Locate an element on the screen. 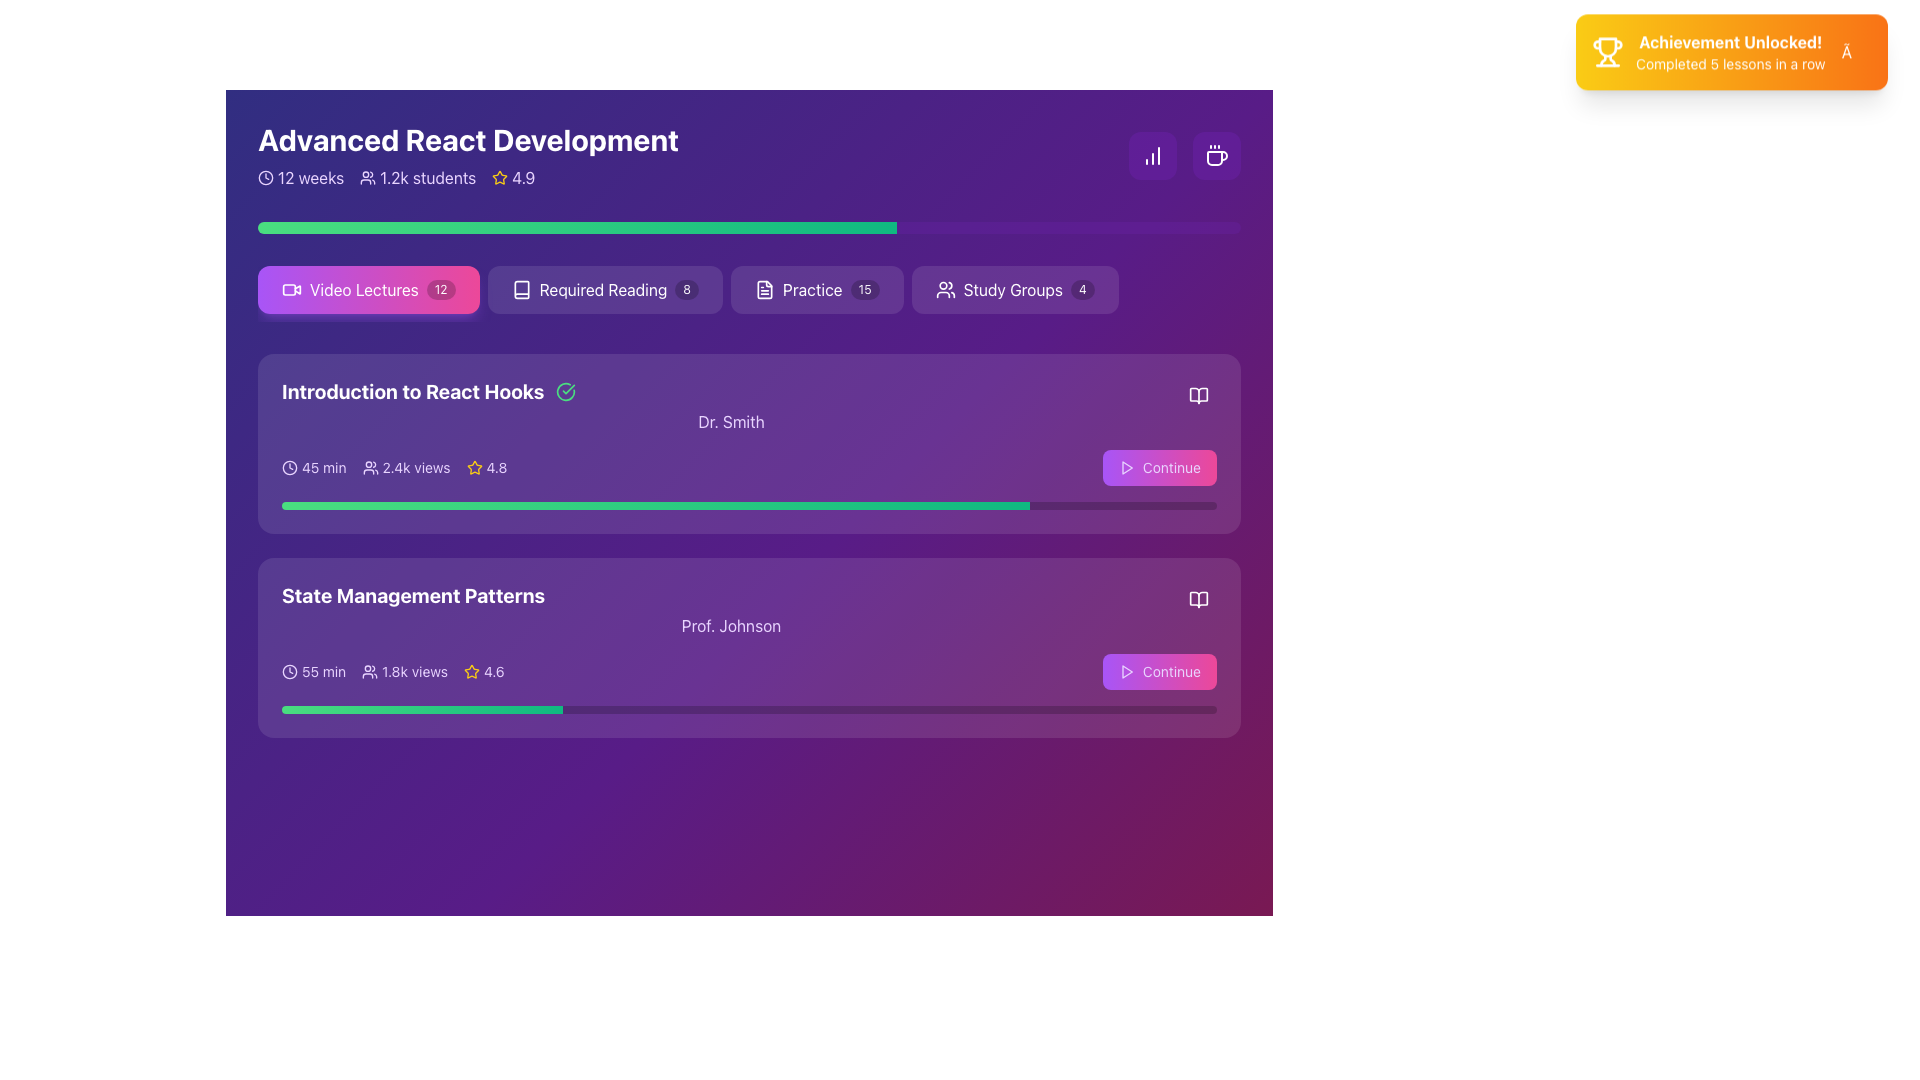 This screenshot has height=1080, width=1920. the clock icon, which is a modern SVG illustration with a circular outline and hands indicating time, located in the 'Advanced React Development' section before the text '12 weeks' is located at coordinates (264, 176).